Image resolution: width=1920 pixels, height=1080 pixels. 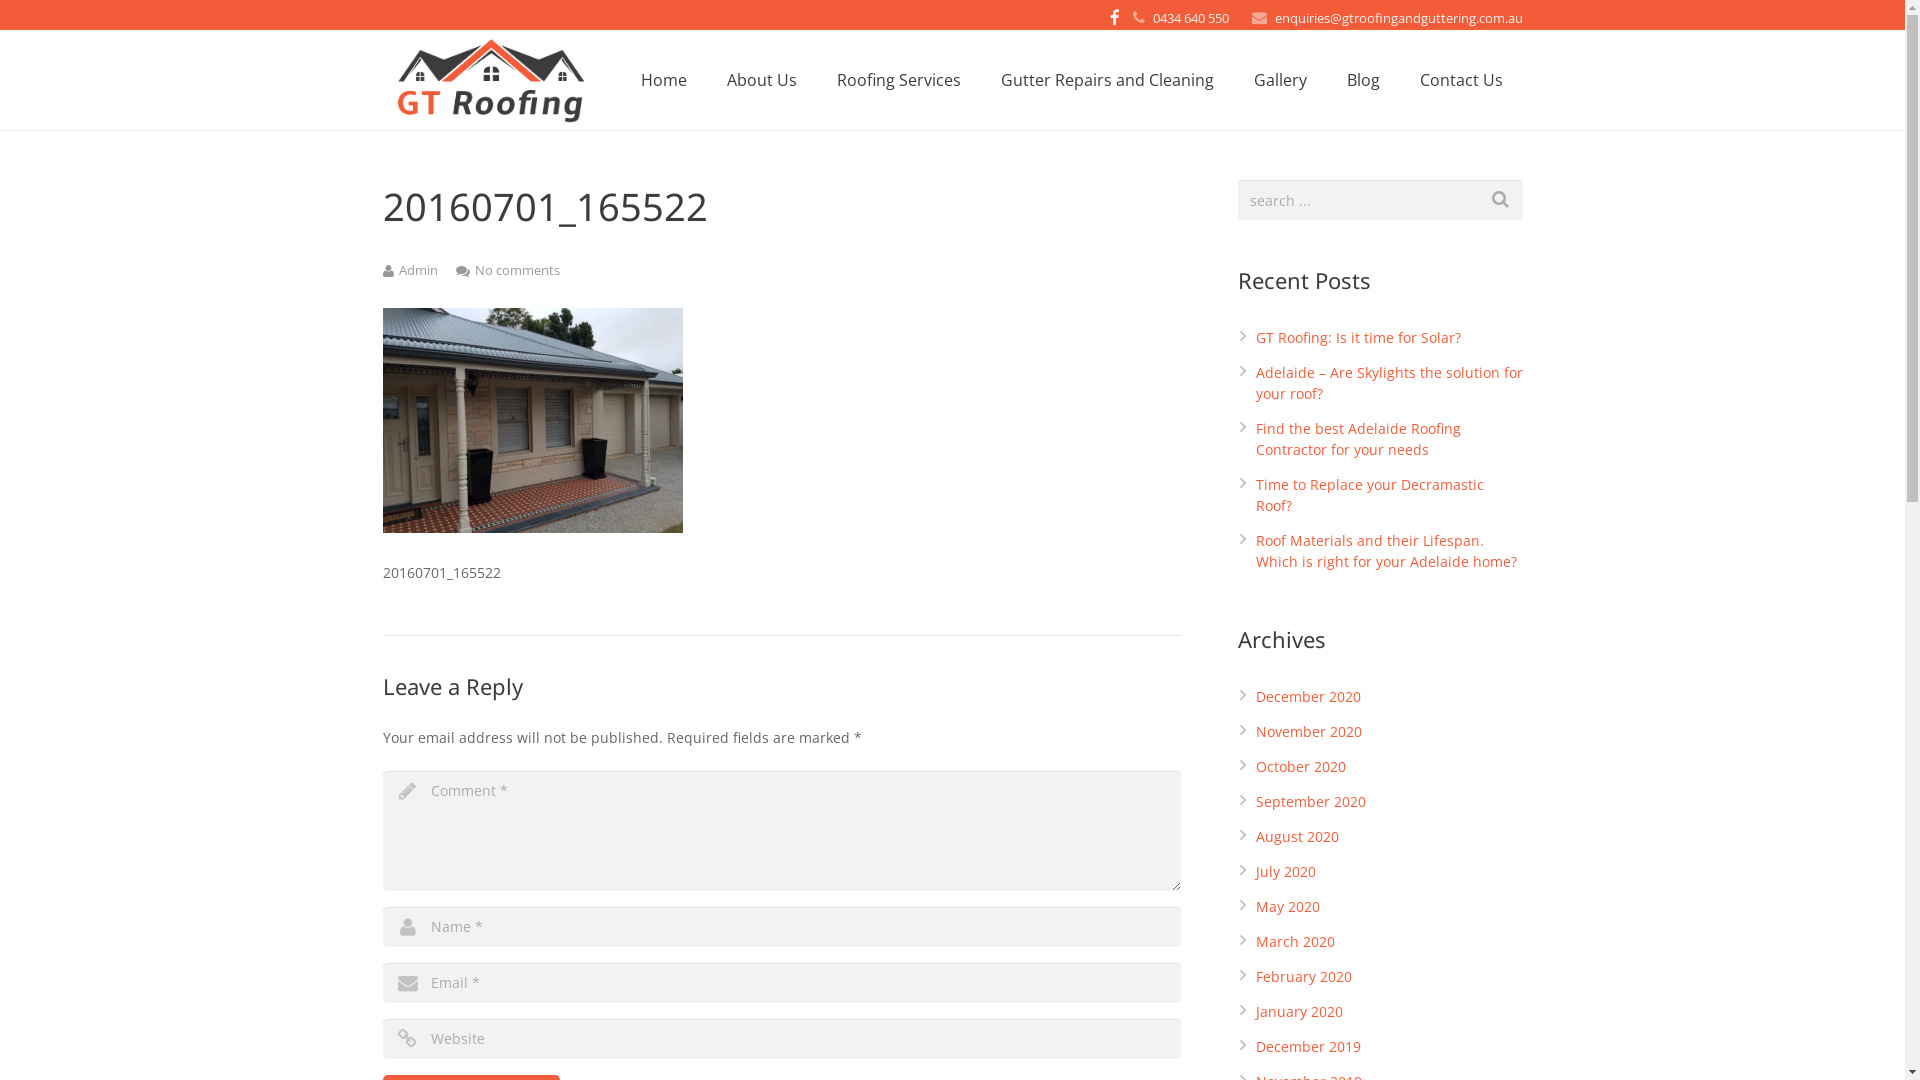 I want to click on 'Gutter Repairs and Cleaning', so click(x=1105, y=79).